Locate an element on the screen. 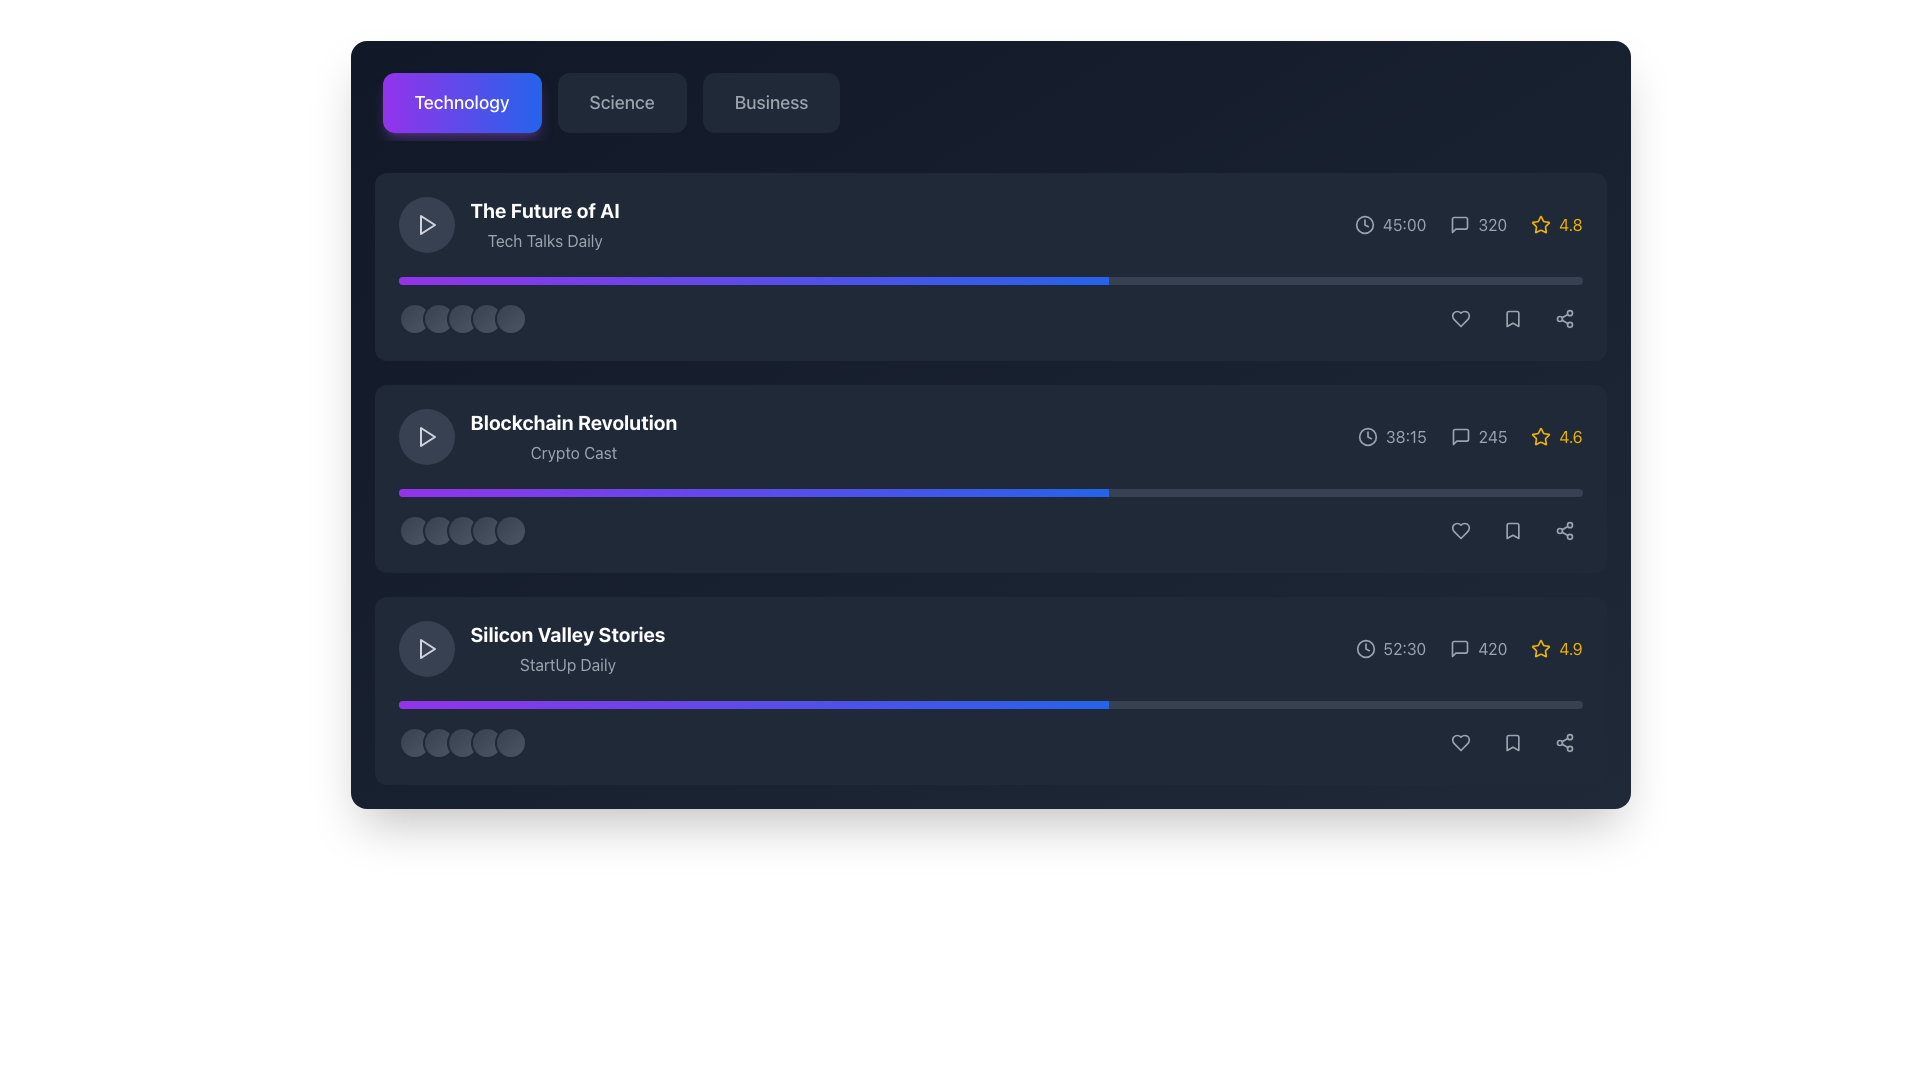 The width and height of the screenshot is (1920, 1080). the first icon button from the left in the group of interactive icons at the bottom right corner of the 'Silicon Valley Stories' list item is located at coordinates (1460, 743).